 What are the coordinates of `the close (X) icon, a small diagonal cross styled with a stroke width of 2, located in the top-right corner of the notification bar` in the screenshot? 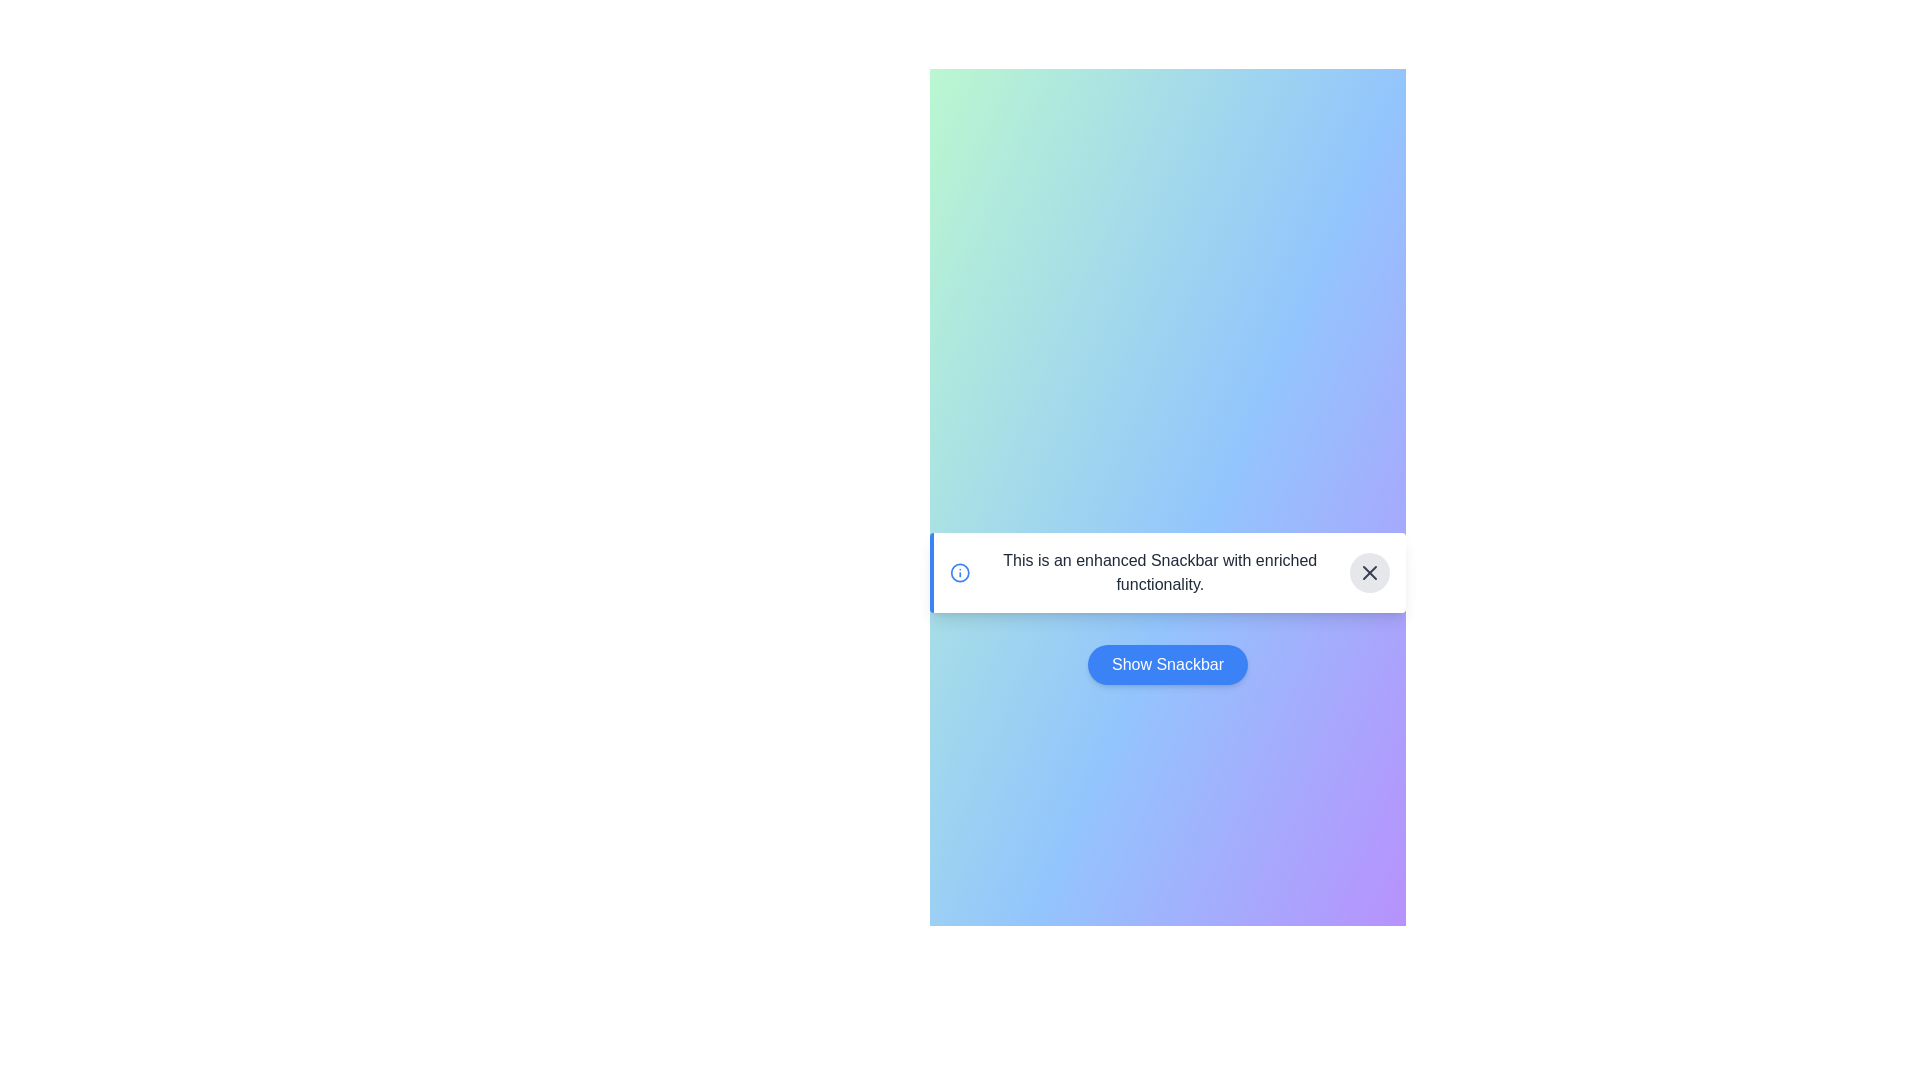 It's located at (1368, 573).